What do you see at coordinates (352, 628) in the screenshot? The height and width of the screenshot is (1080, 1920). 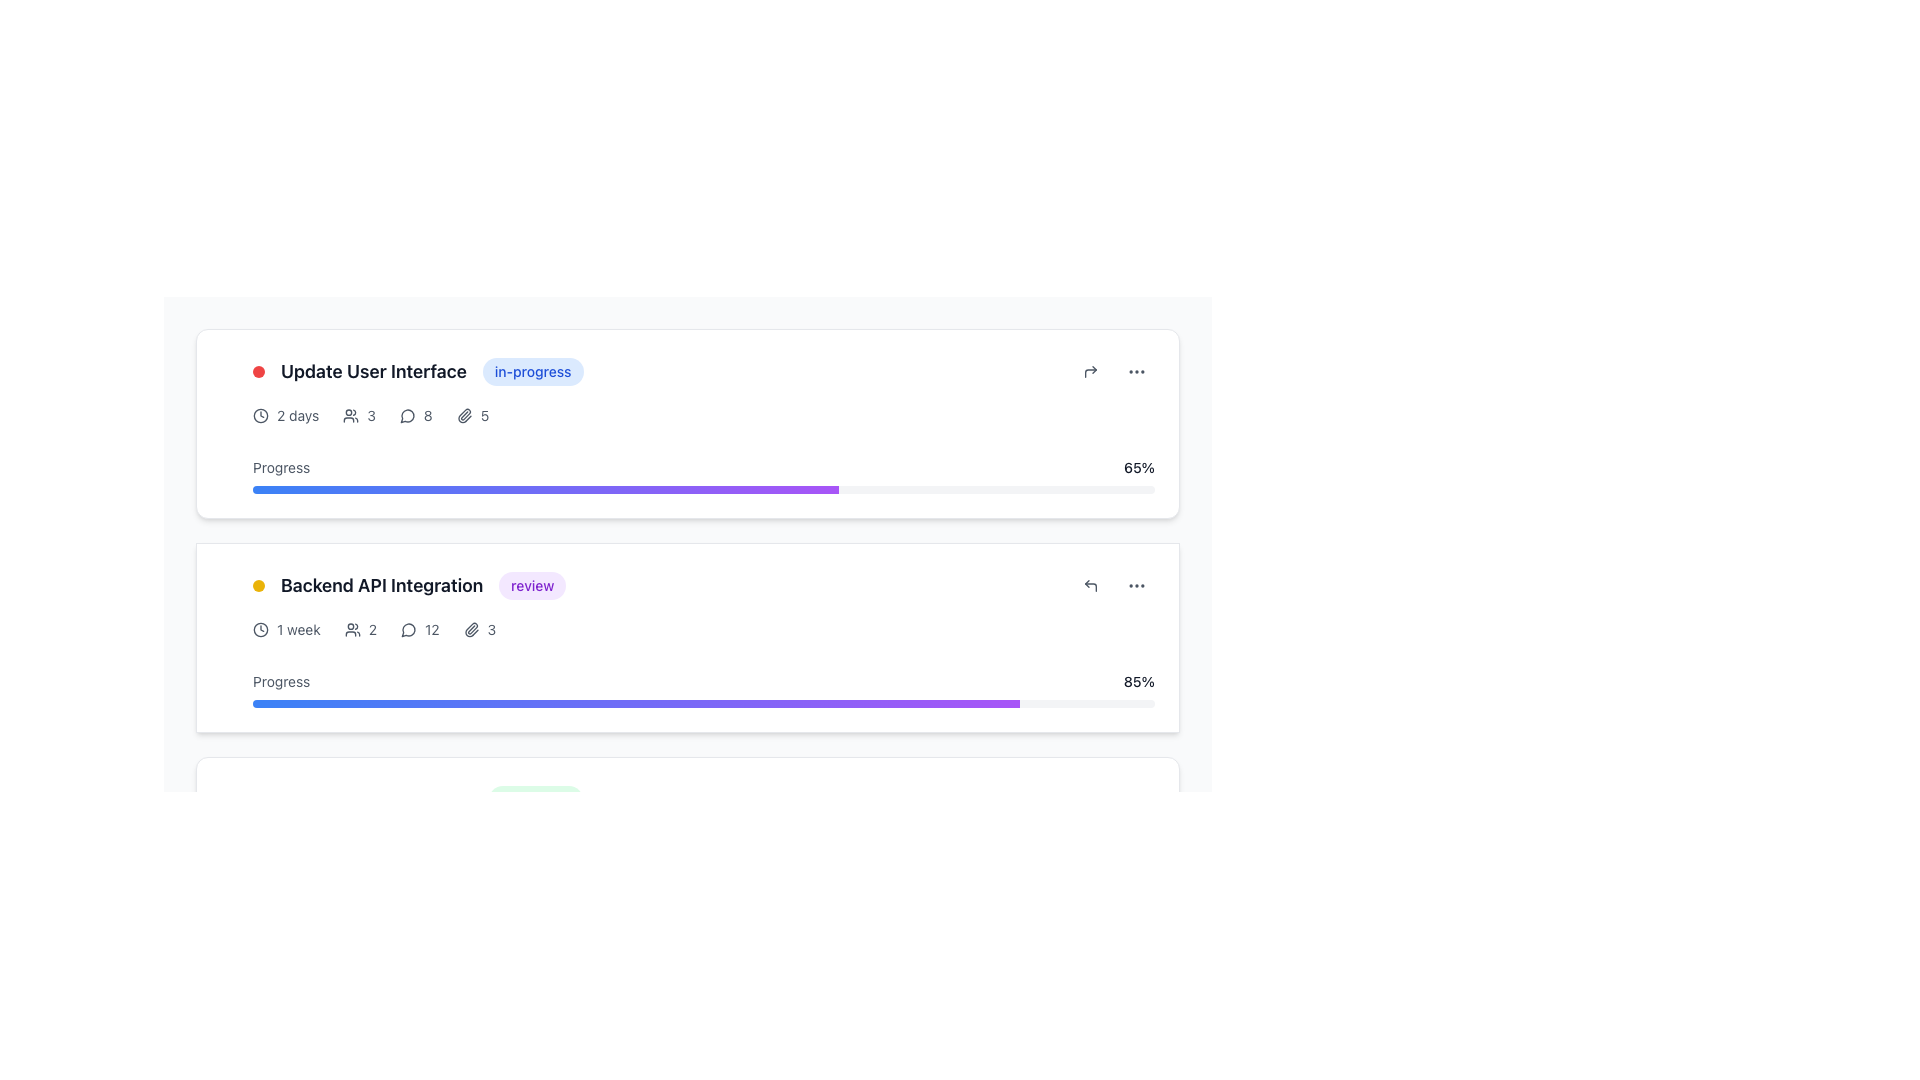 I see `the 'Users' or 'Group' icon which is located in the second information card for the 'Backend API Integration' task, positioned to the left of the display text '2'` at bounding box center [352, 628].